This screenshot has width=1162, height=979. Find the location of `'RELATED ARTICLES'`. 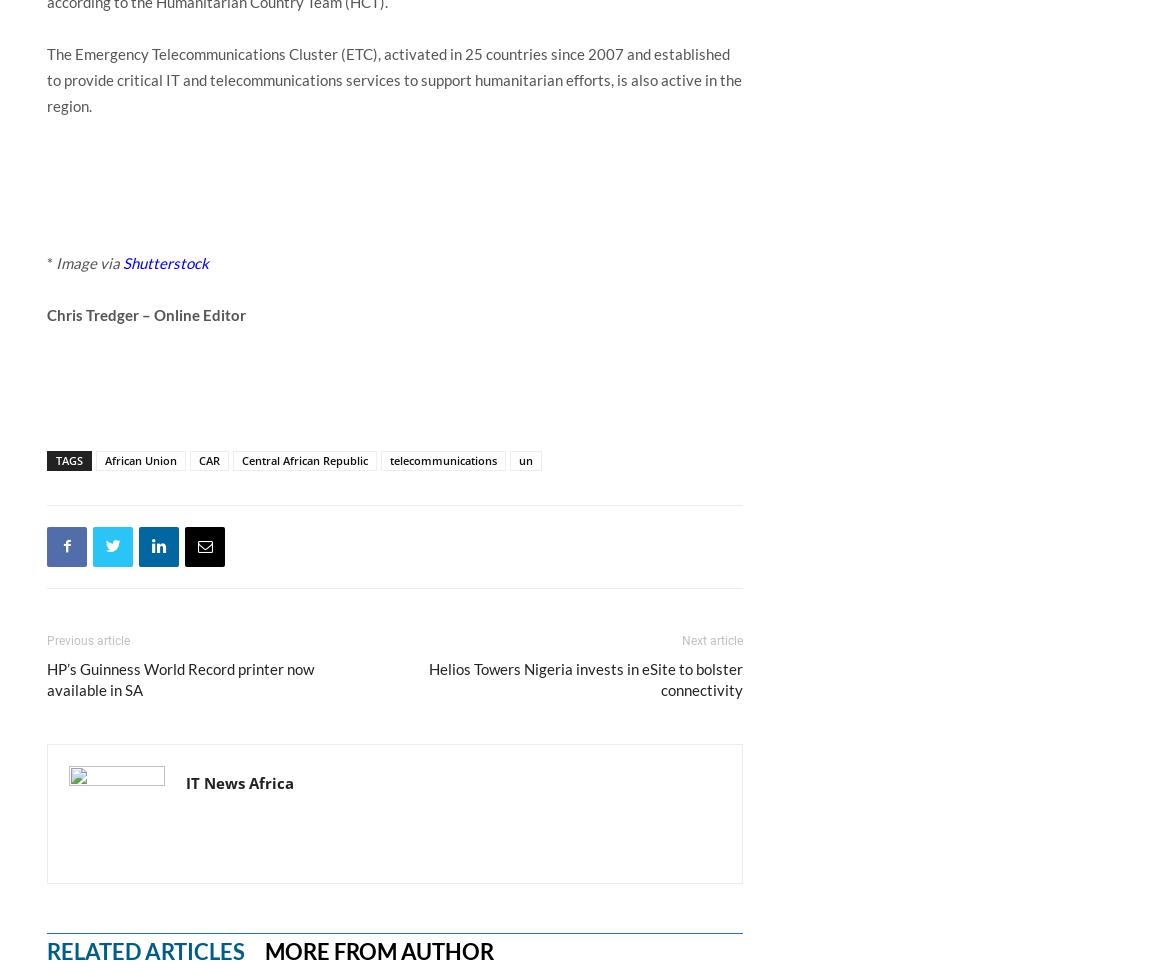

'RELATED ARTICLES' is located at coordinates (144, 949).